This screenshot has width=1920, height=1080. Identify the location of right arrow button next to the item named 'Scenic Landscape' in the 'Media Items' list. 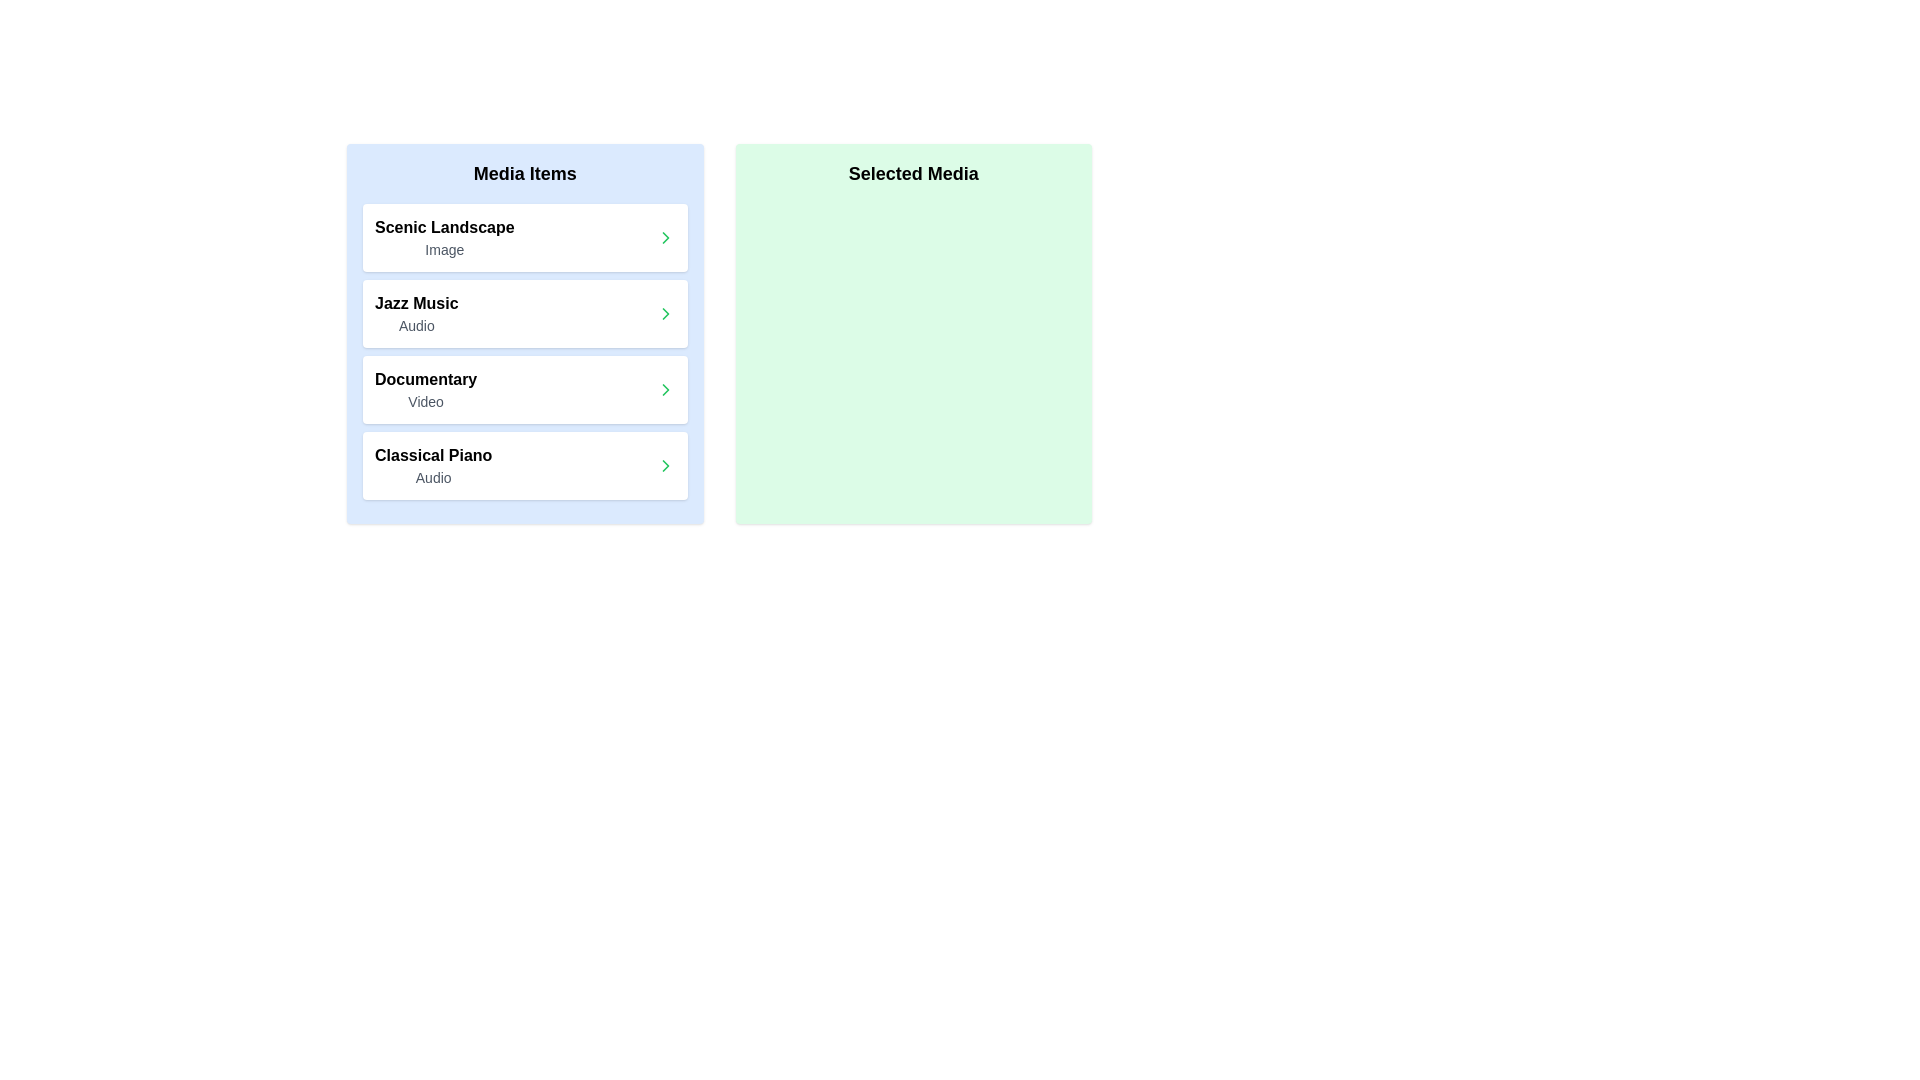
(665, 237).